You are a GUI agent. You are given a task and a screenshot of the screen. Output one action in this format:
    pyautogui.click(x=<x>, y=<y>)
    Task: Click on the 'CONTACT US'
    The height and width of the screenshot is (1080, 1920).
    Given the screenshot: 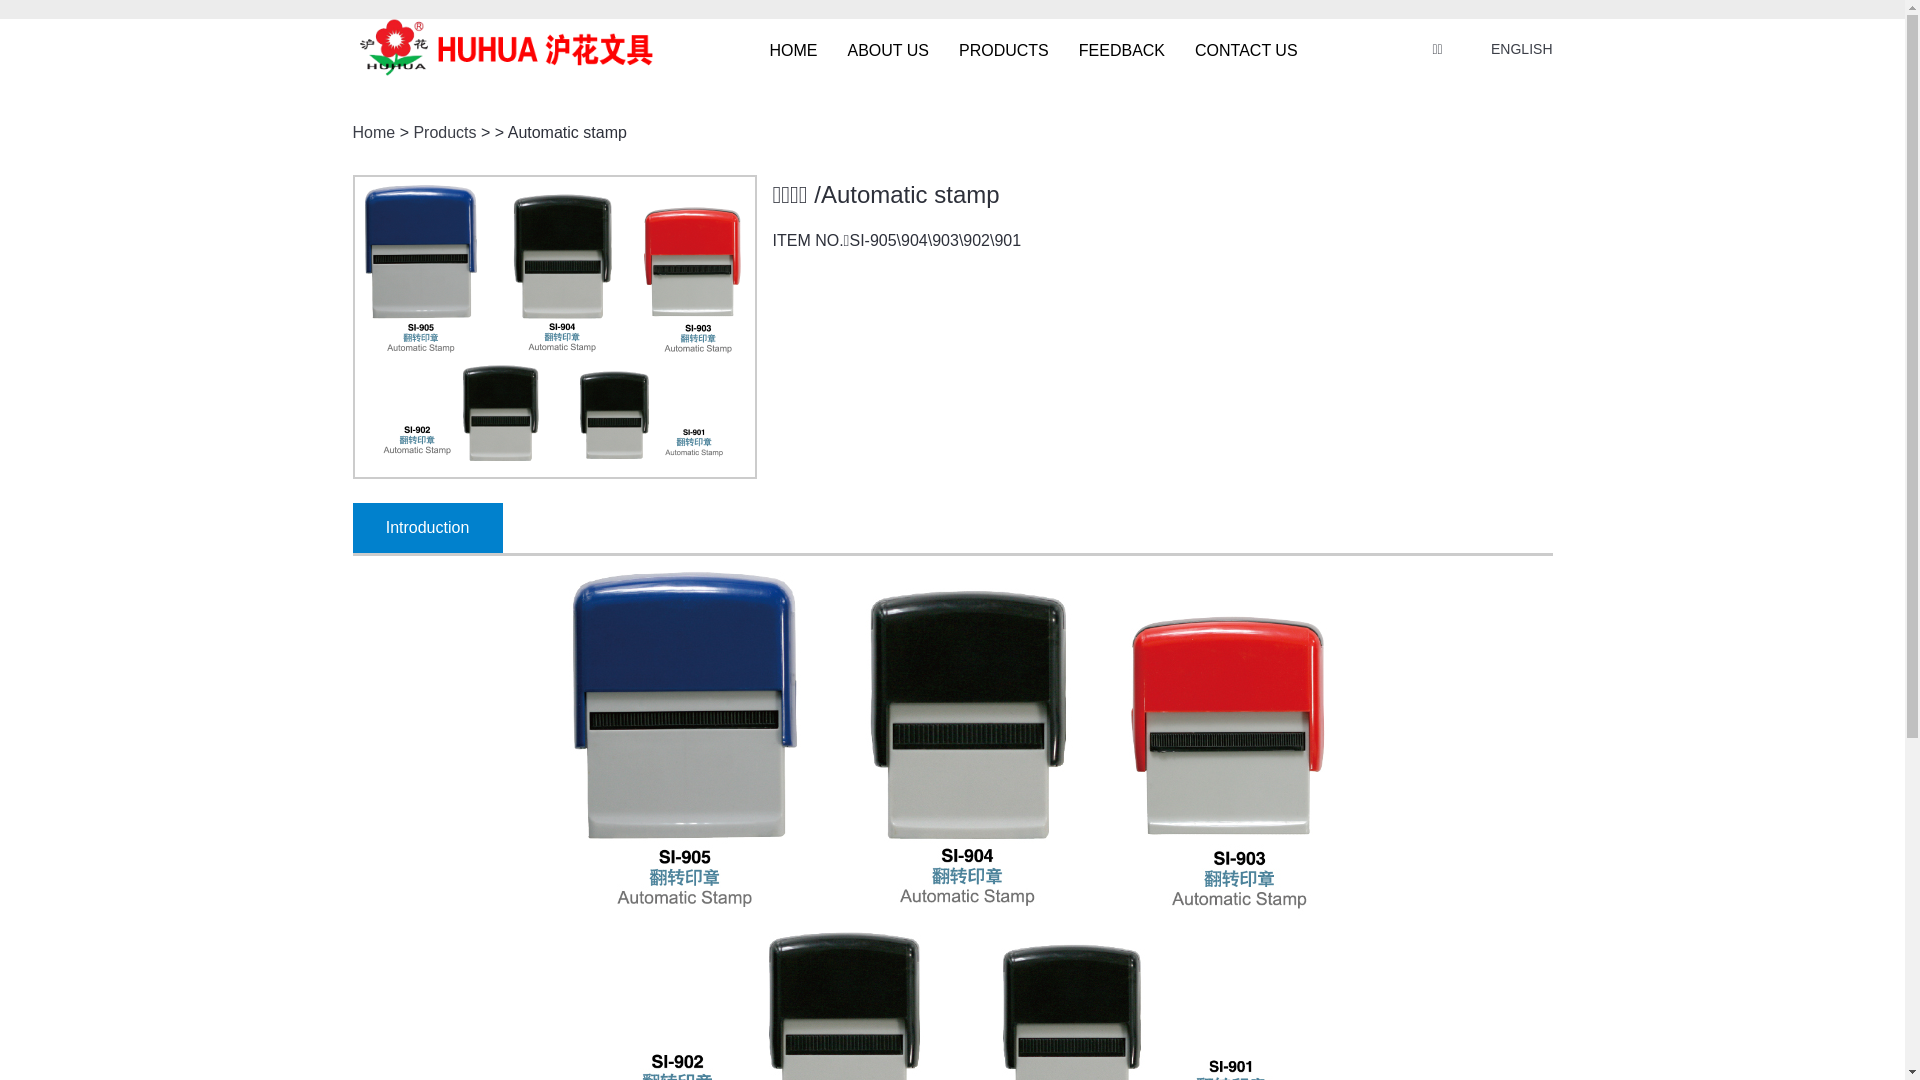 What is the action you would take?
    pyautogui.click(x=1195, y=49)
    